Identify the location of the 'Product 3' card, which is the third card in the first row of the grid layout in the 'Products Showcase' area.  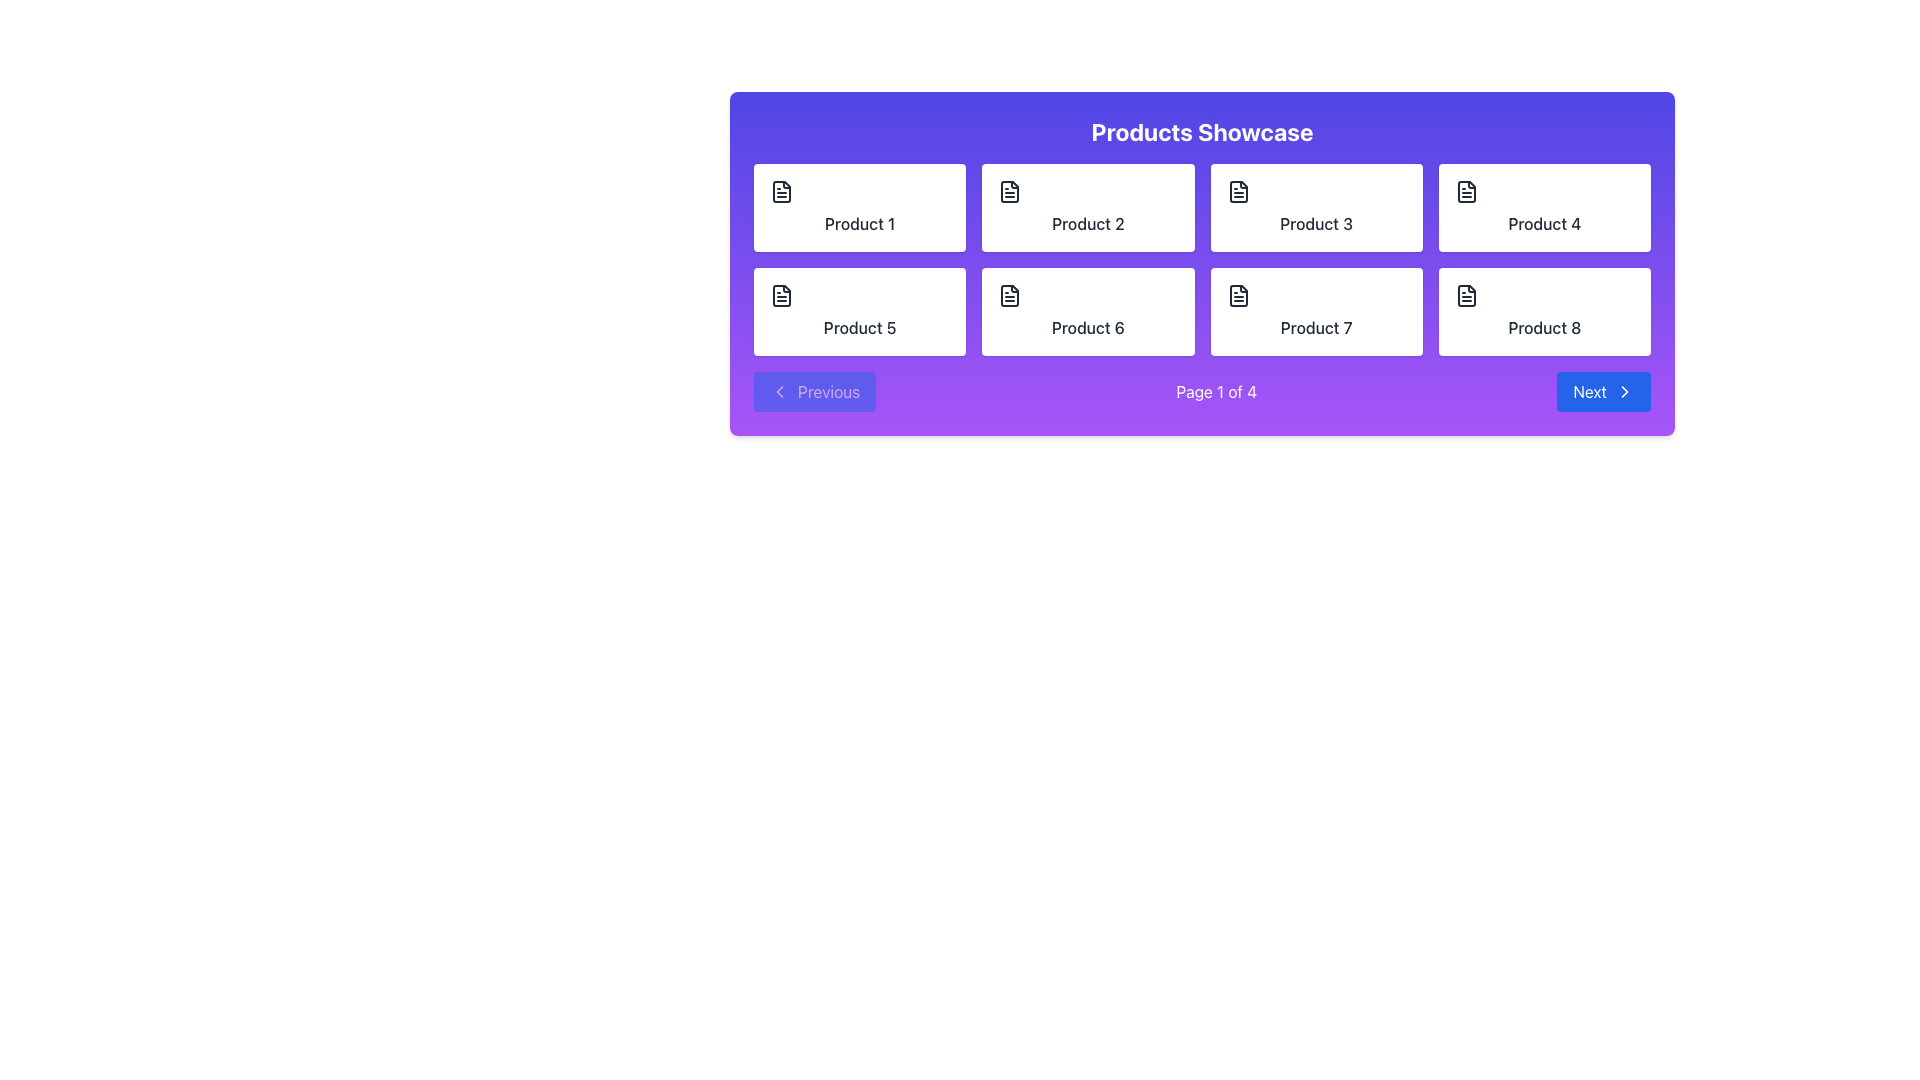
(1316, 208).